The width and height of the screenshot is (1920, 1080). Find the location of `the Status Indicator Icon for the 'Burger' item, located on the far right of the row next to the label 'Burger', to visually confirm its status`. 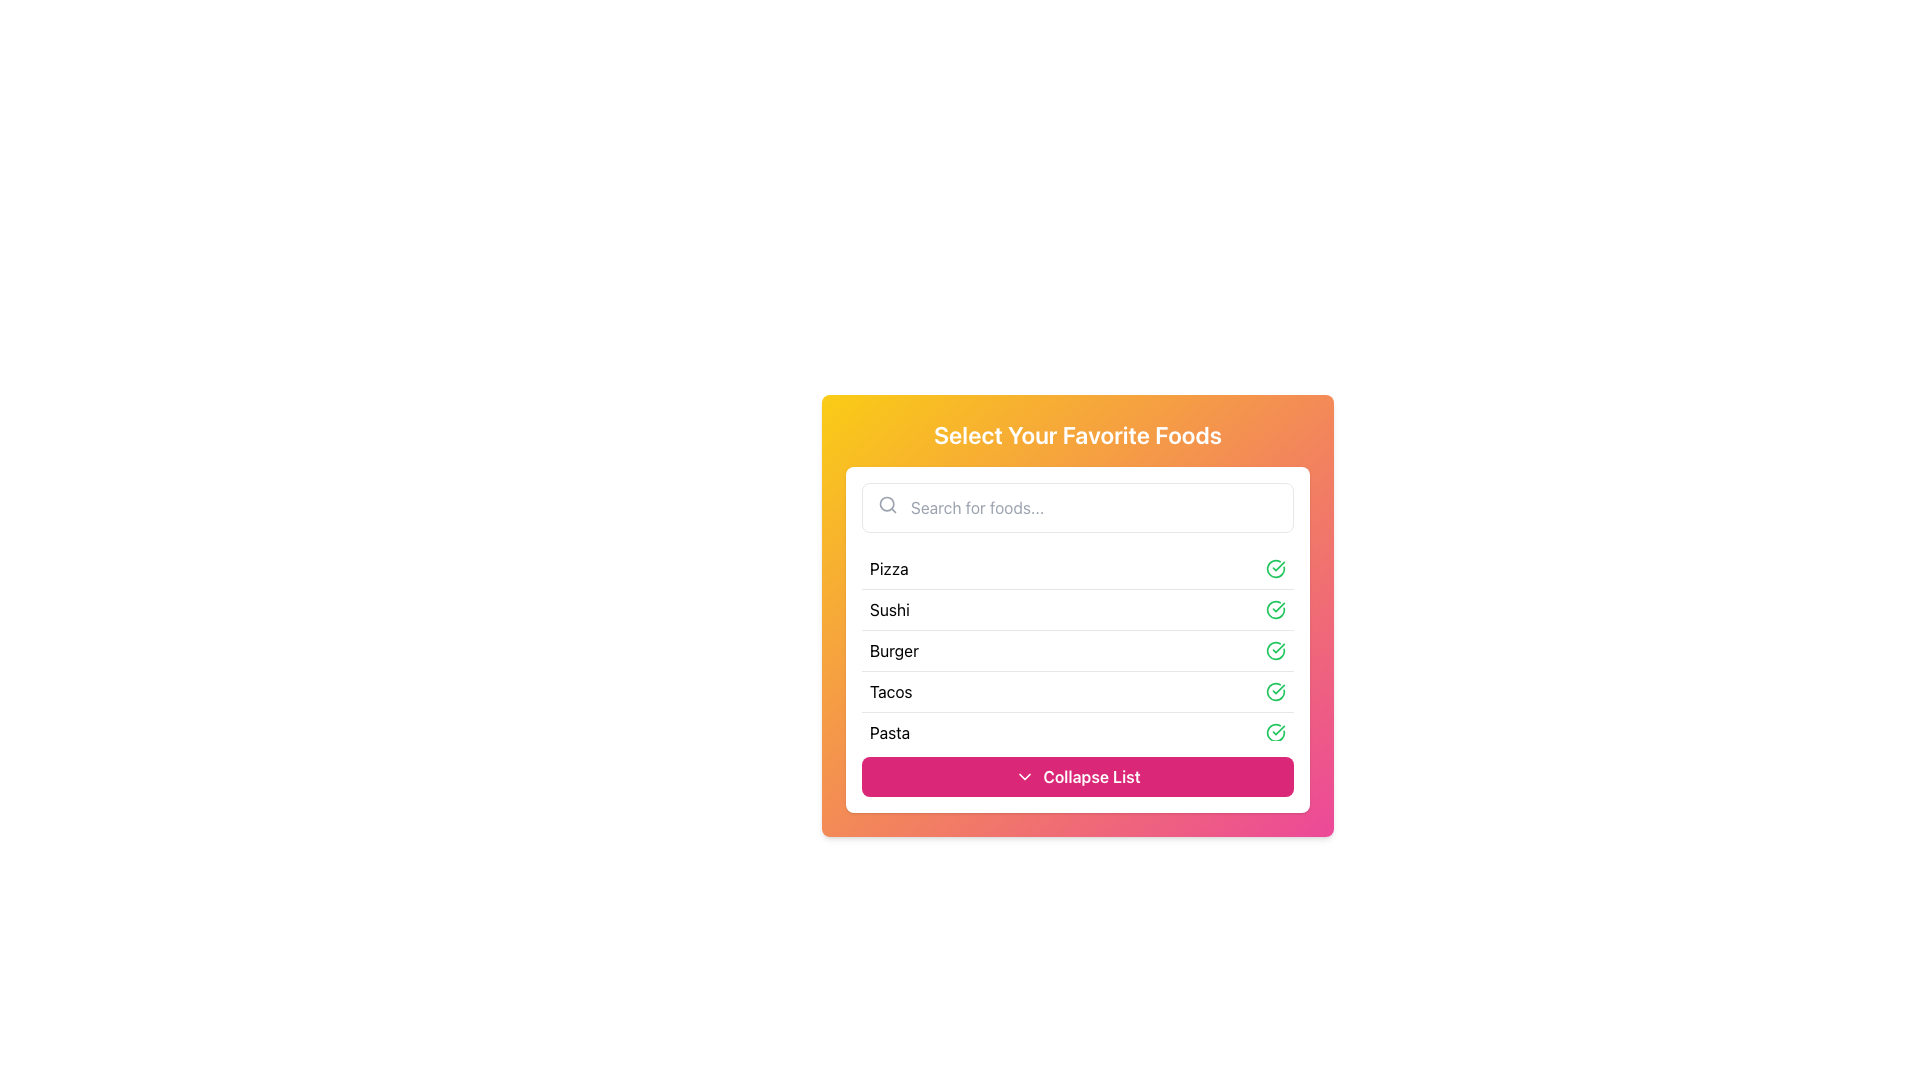

the Status Indicator Icon for the 'Burger' item, located on the far right of the row next to the label 'Burger', to visually confirm its status is located at coordinates (1275, 651).